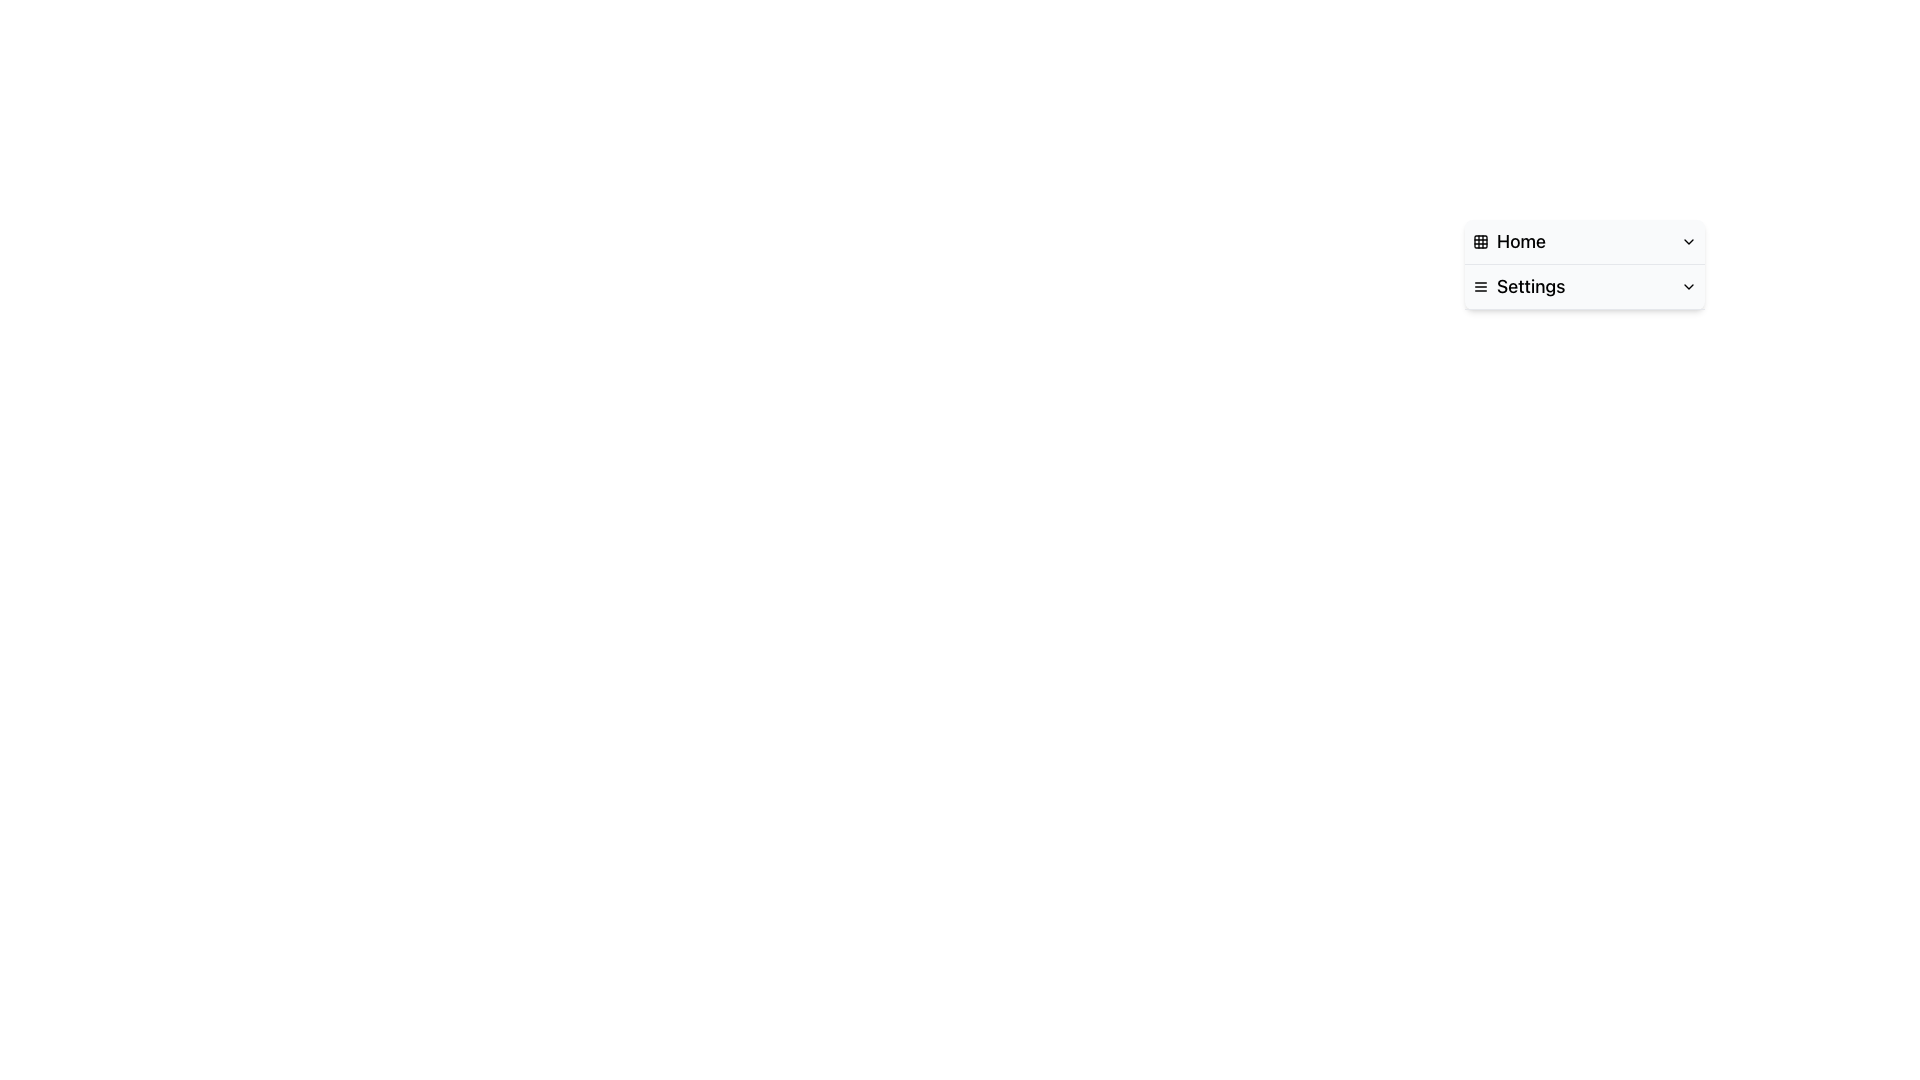 Image resolution: width=1920 pixels, height=1080 pixels. What do you see at coordinates (1688, 241) in the screenshot?
I see `the downward-pointing chevron icon with a black outline located next to the 'Home' text for a tooltip or highlight effect` at bounding box center [1688, 241].